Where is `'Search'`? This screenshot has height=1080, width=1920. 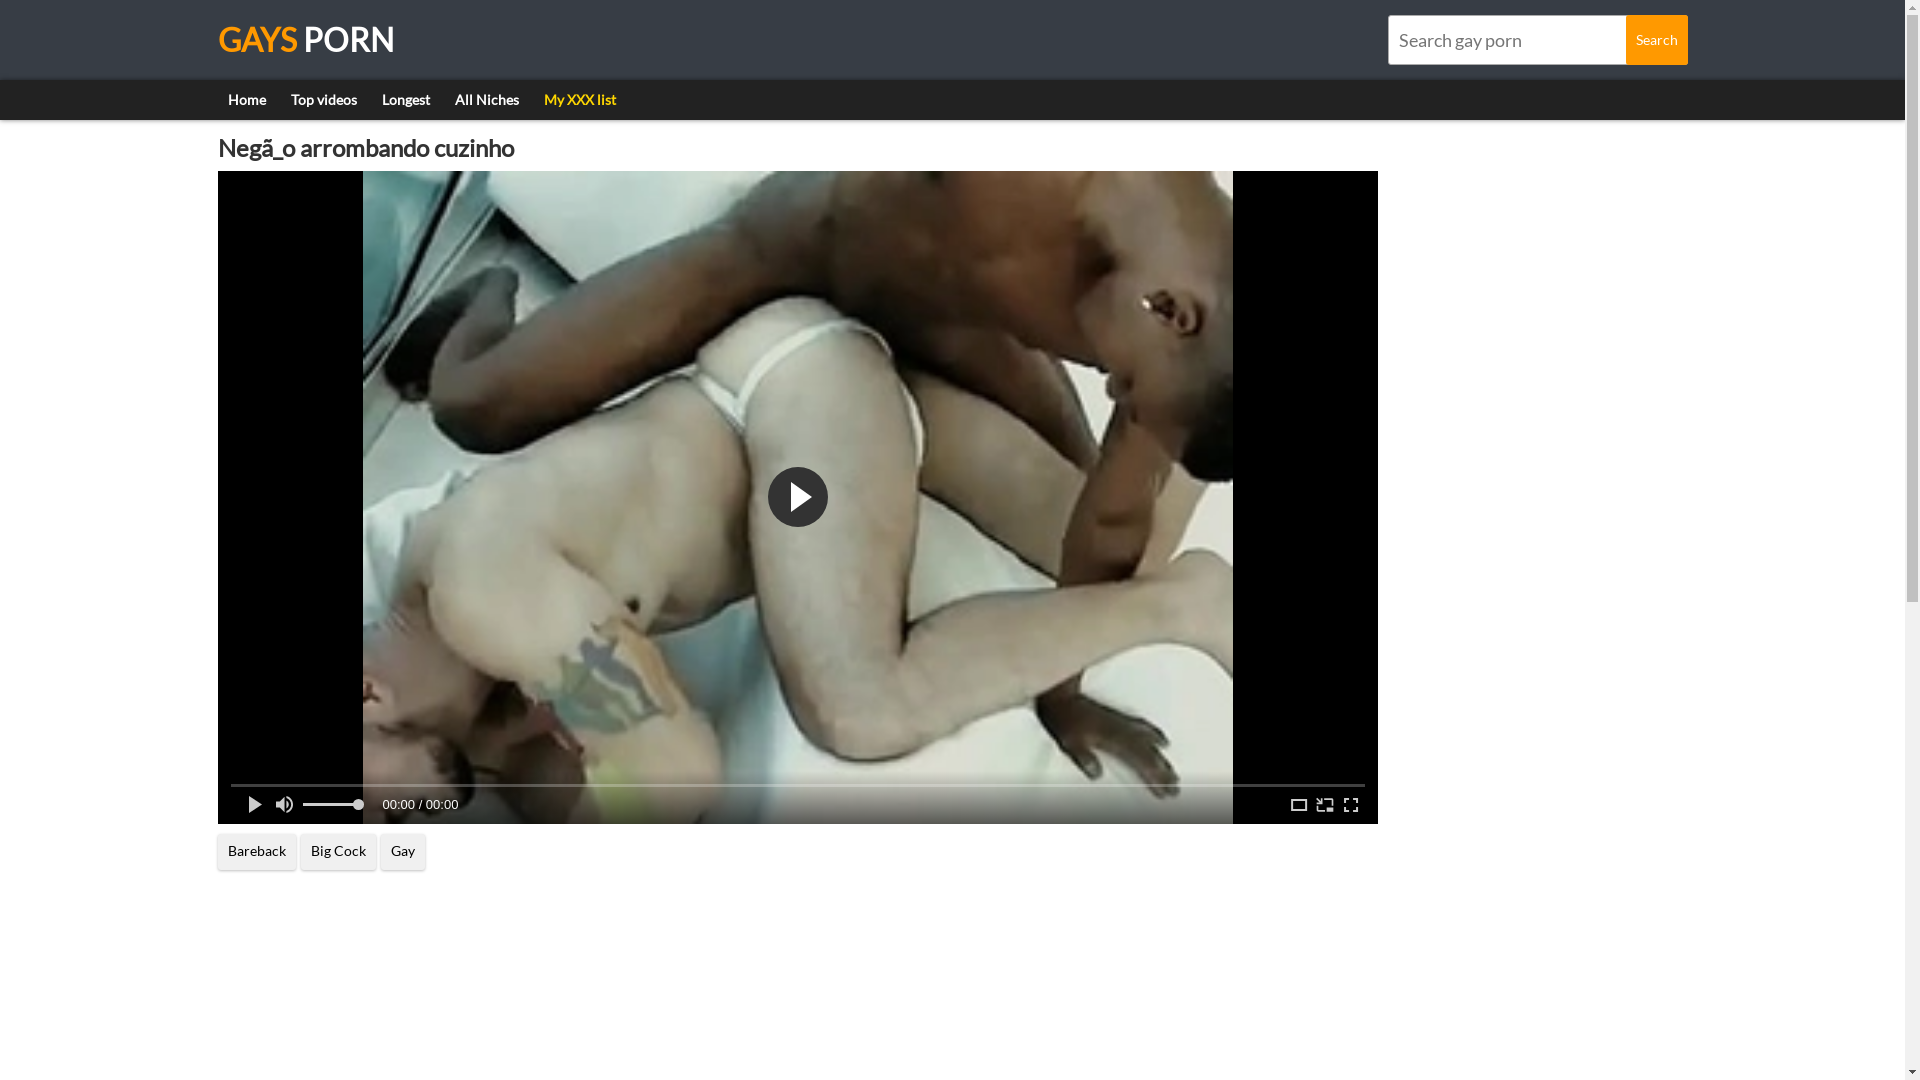
'Search' is located at coordinates (1656, 39).